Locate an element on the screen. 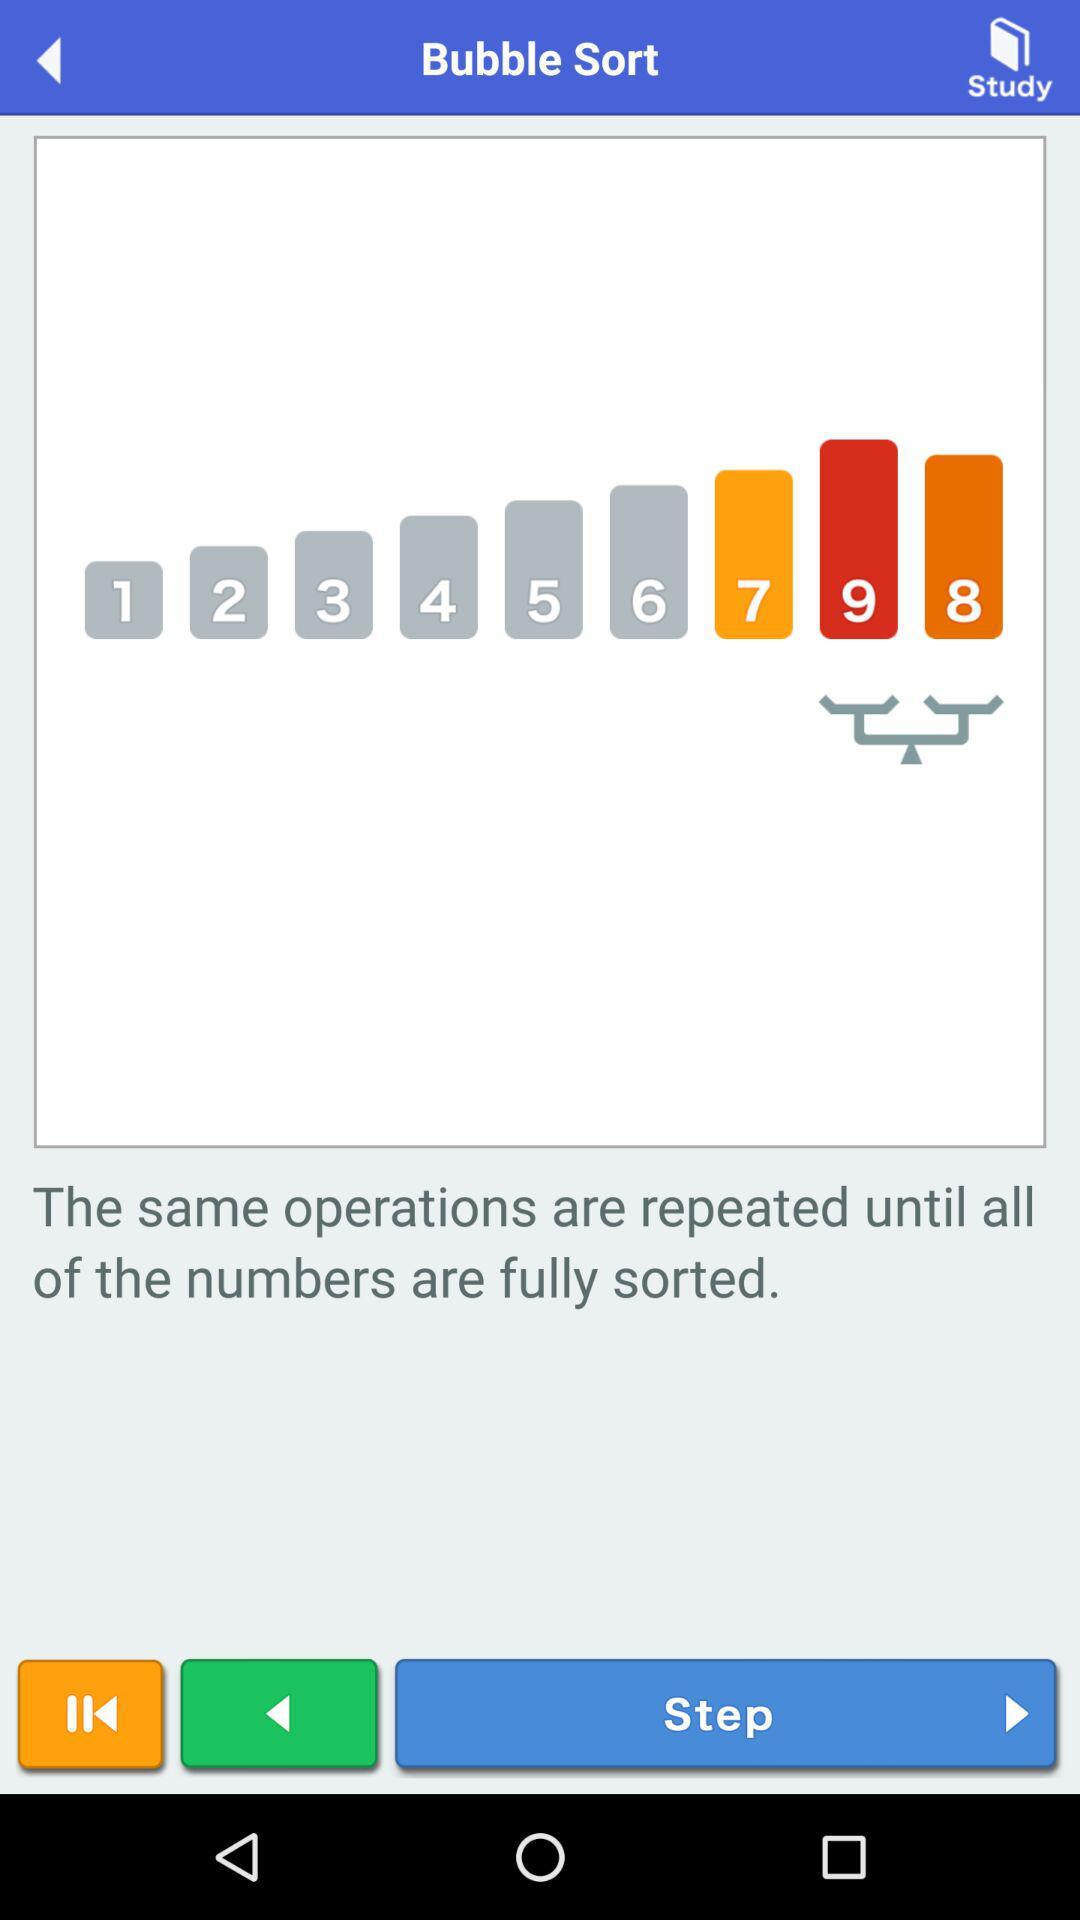  icon next to bubble sort is located at coordinates (68, 56).